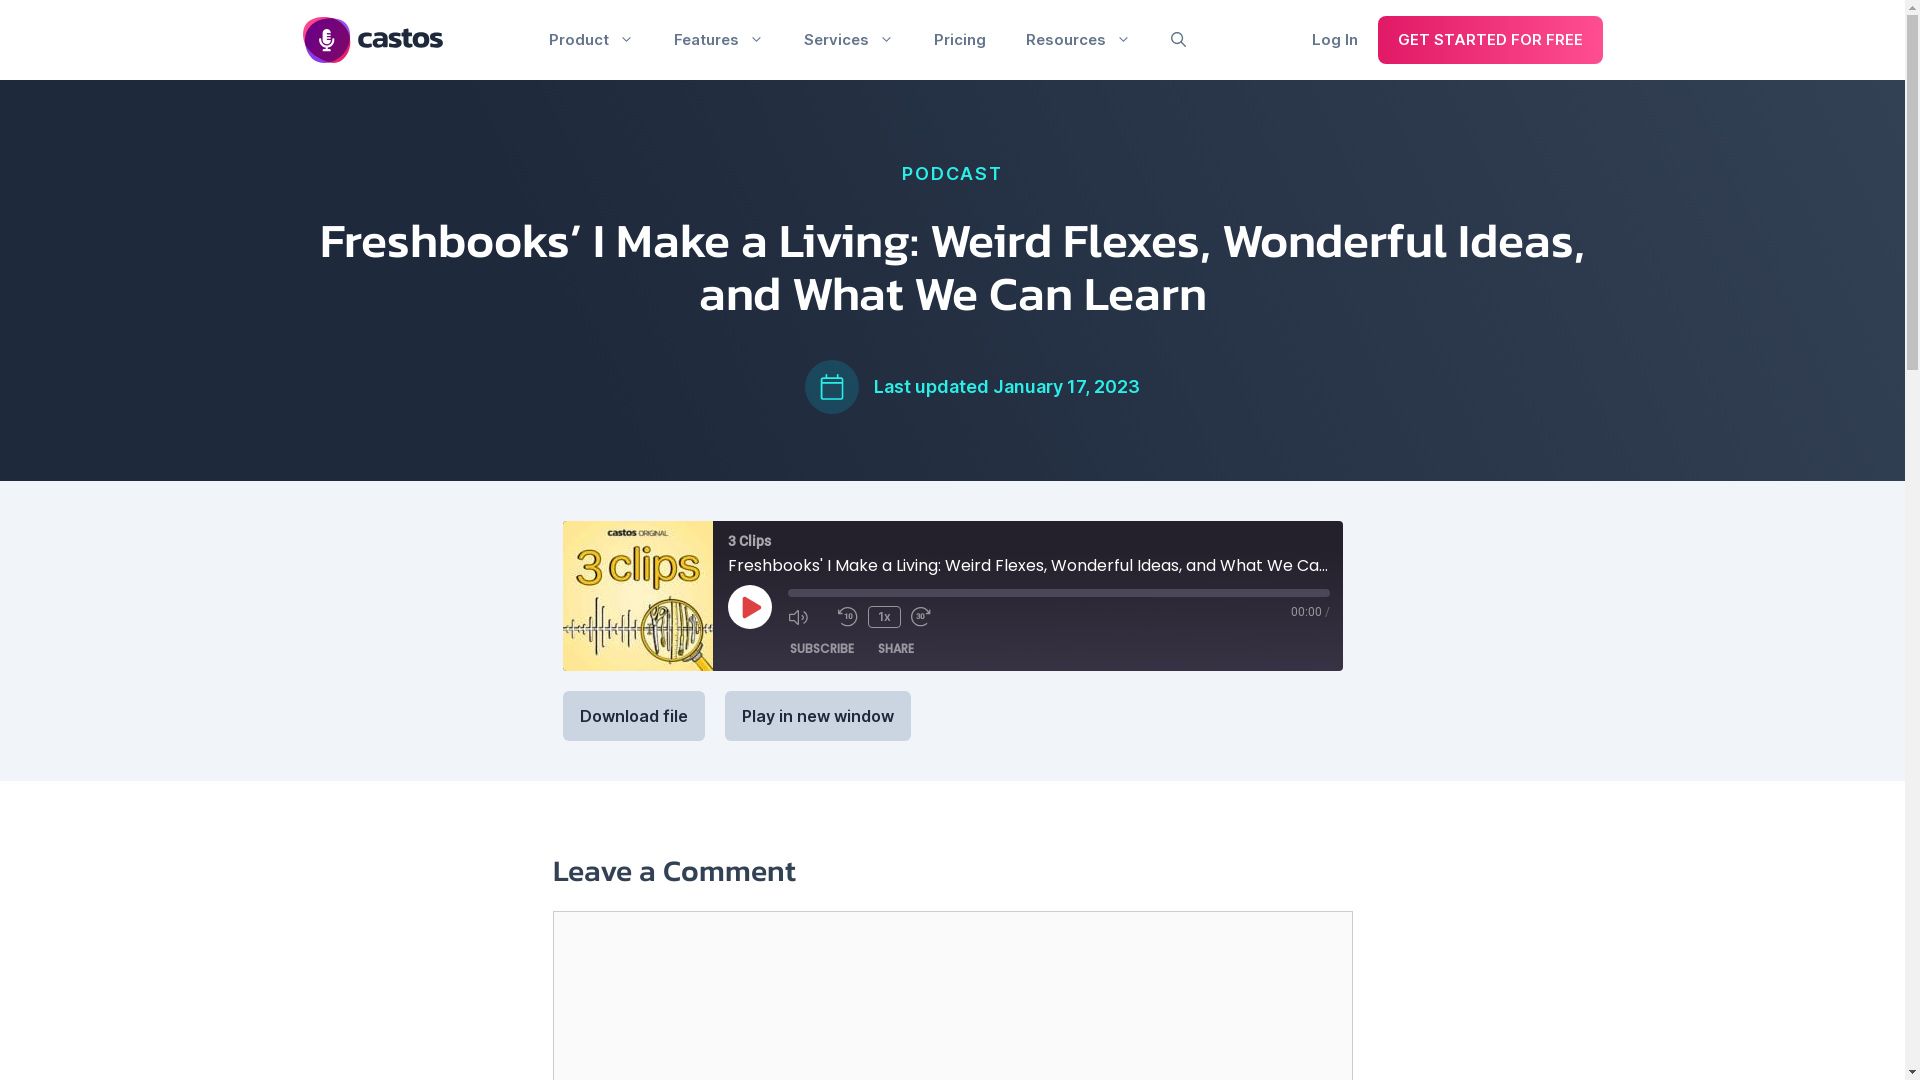 The height and width of the screenshot is (1080, 1920). I want to click on 'Fast Forward 30 seconds', so click(929, 616).